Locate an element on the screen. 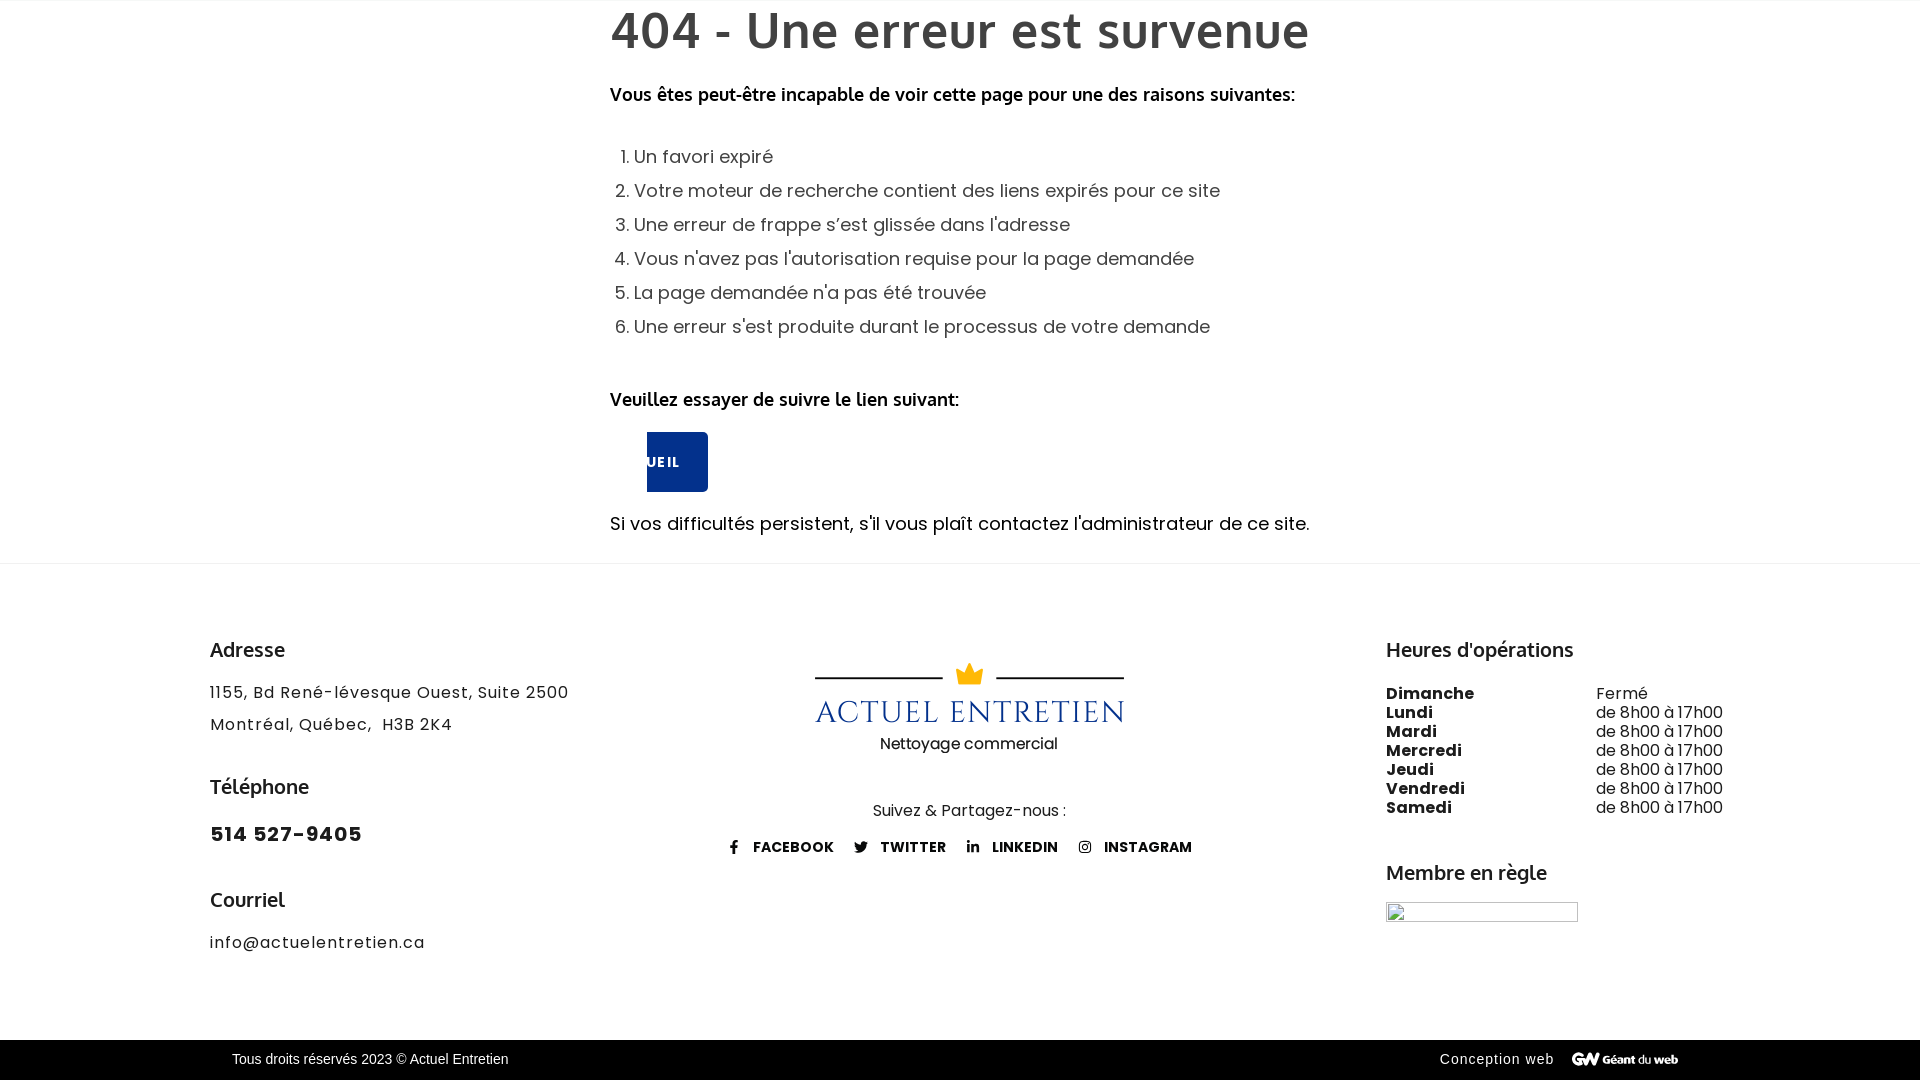 This screenshot has width=1920, height=1080. 'INSTAGRAM' is located at coordinates (1134, 848).